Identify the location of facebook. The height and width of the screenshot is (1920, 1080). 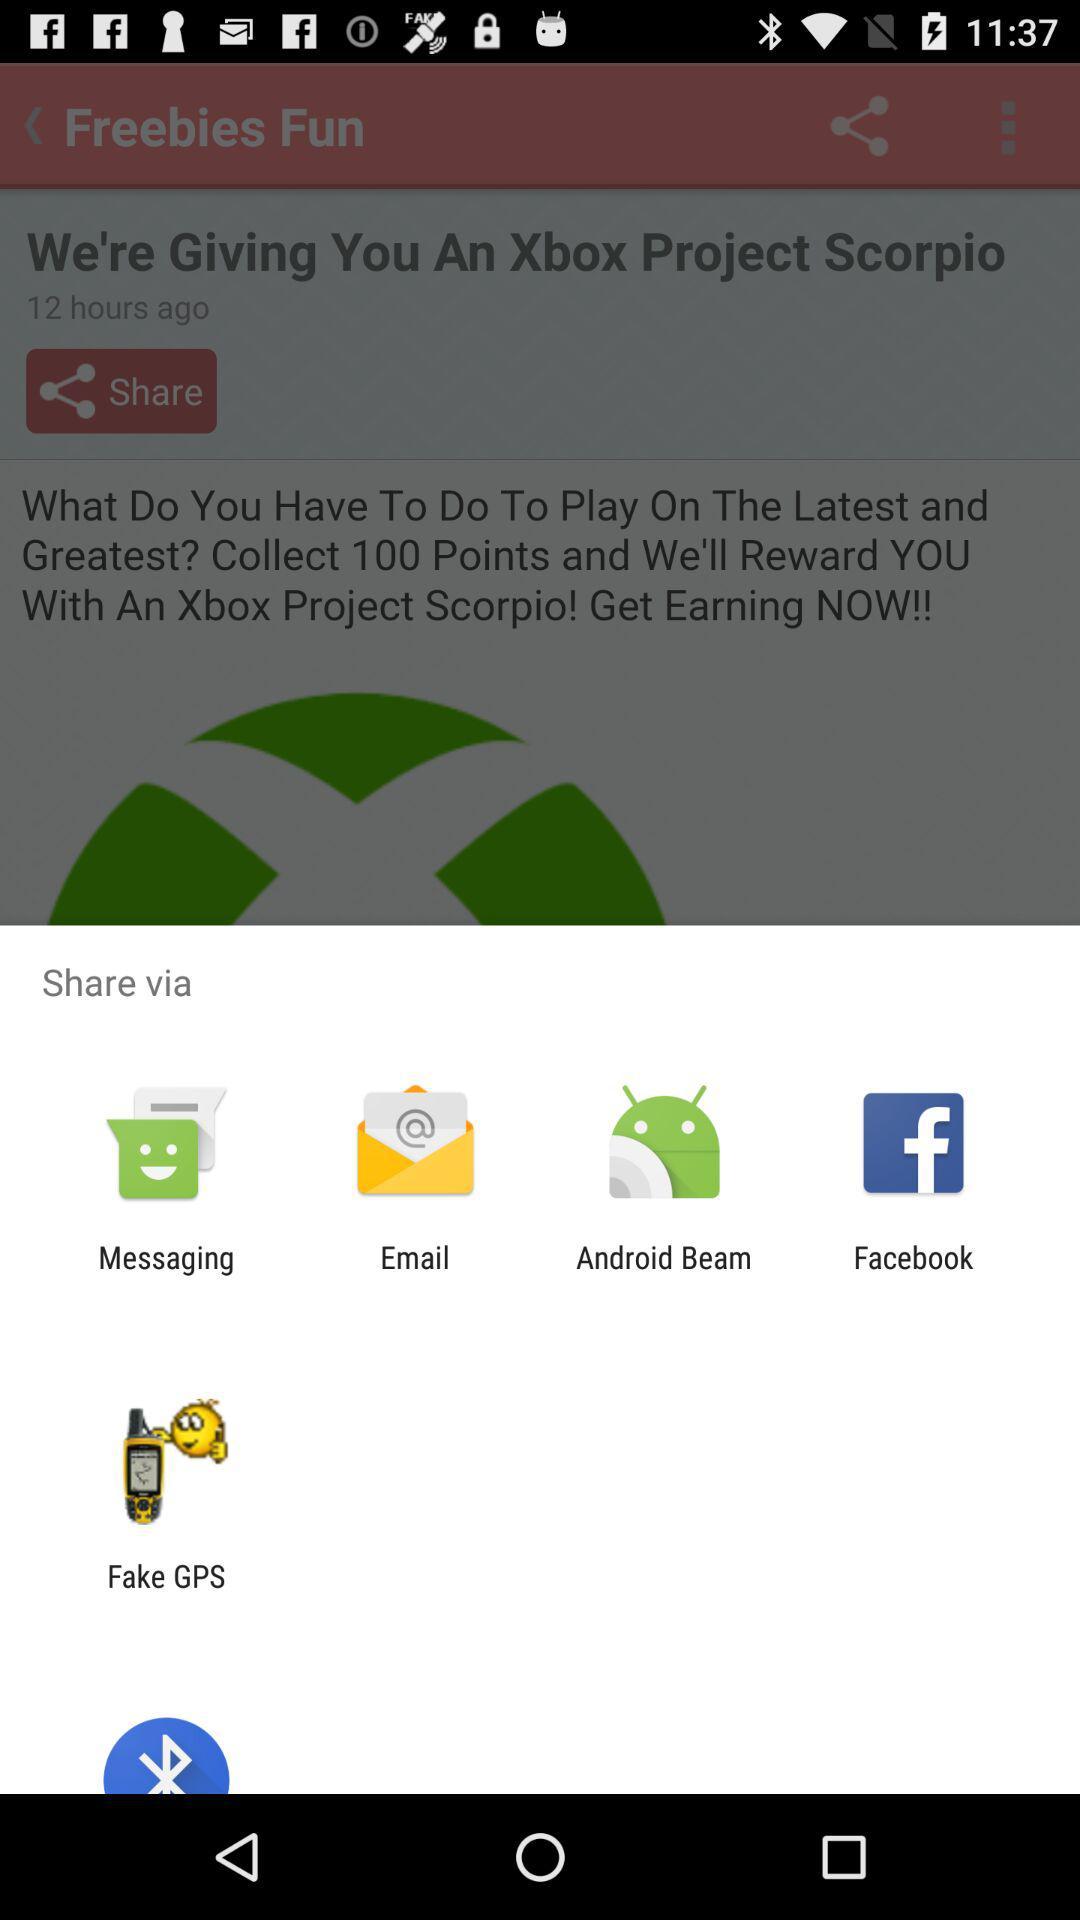
(913, 1274).